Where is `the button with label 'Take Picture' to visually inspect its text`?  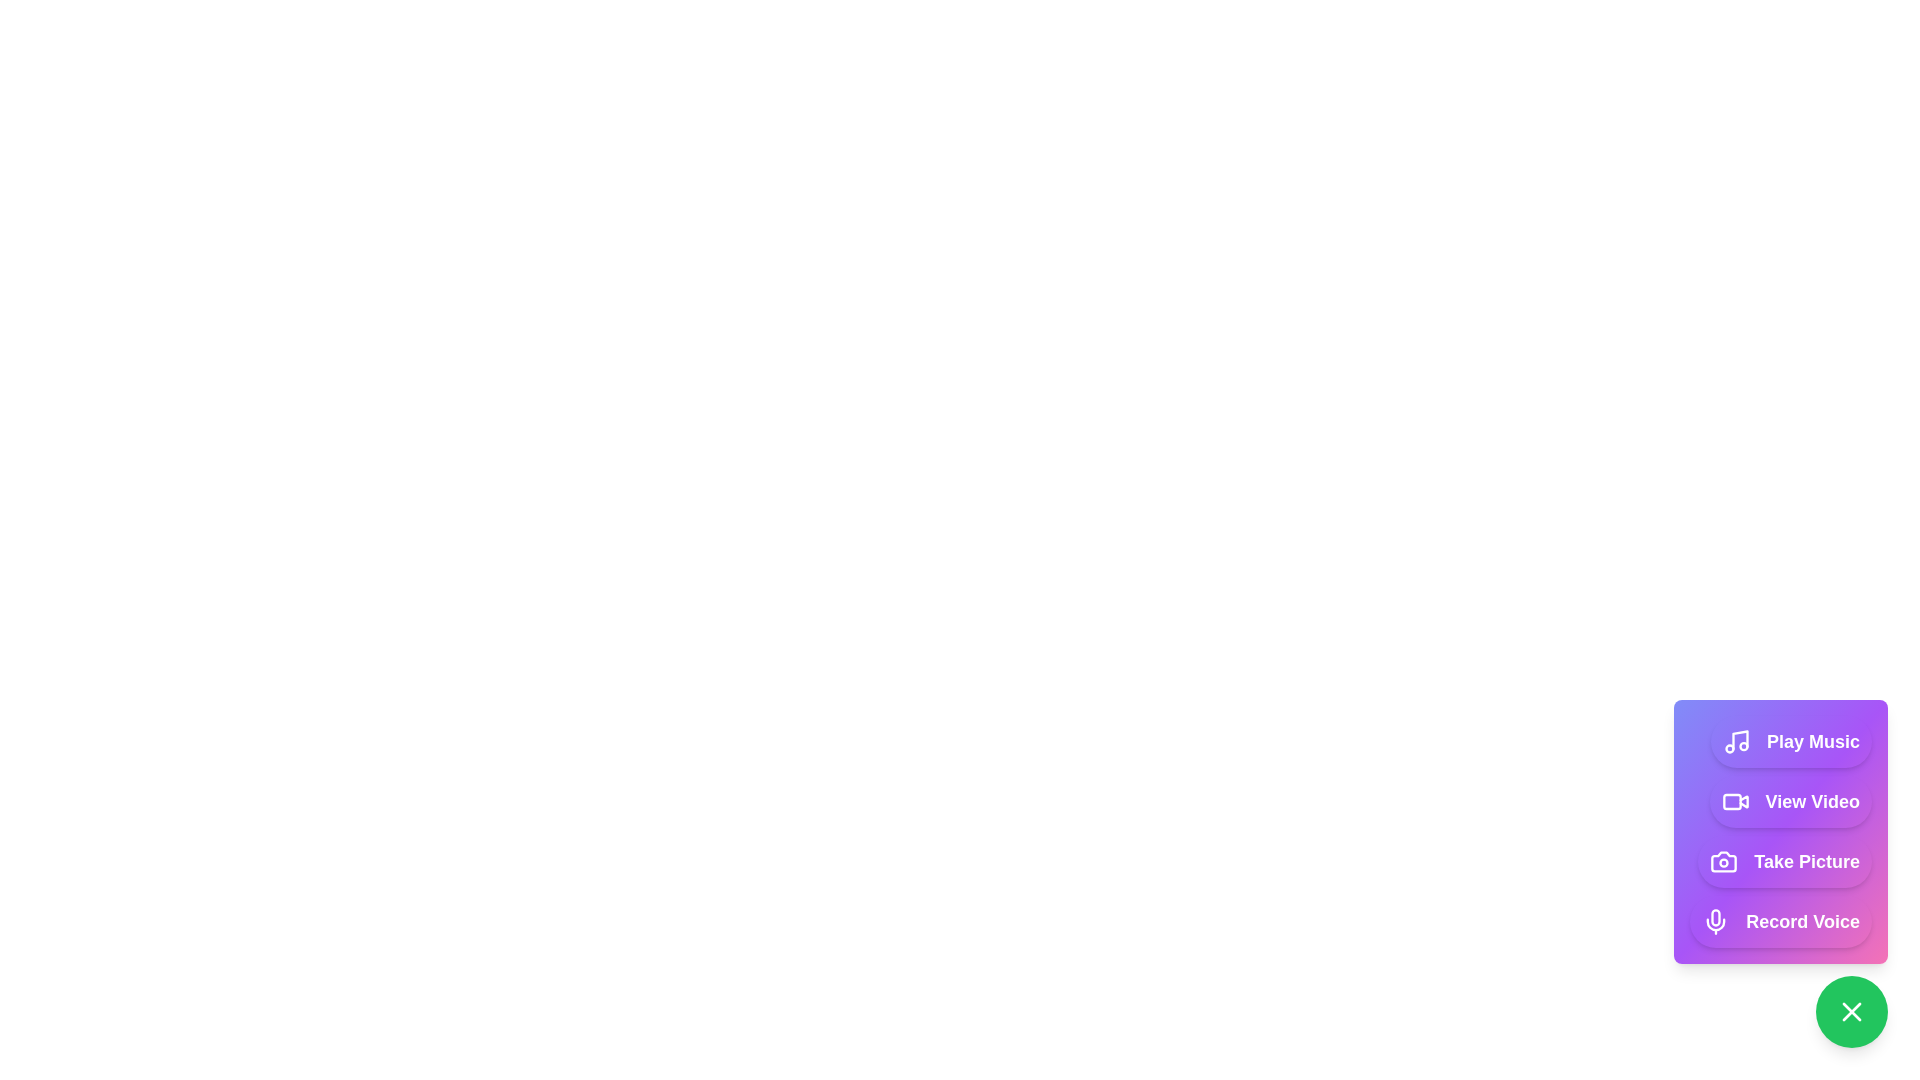
the button with label 'Take Picture' to visually inspect its text is located at coordinates (1785, 860).